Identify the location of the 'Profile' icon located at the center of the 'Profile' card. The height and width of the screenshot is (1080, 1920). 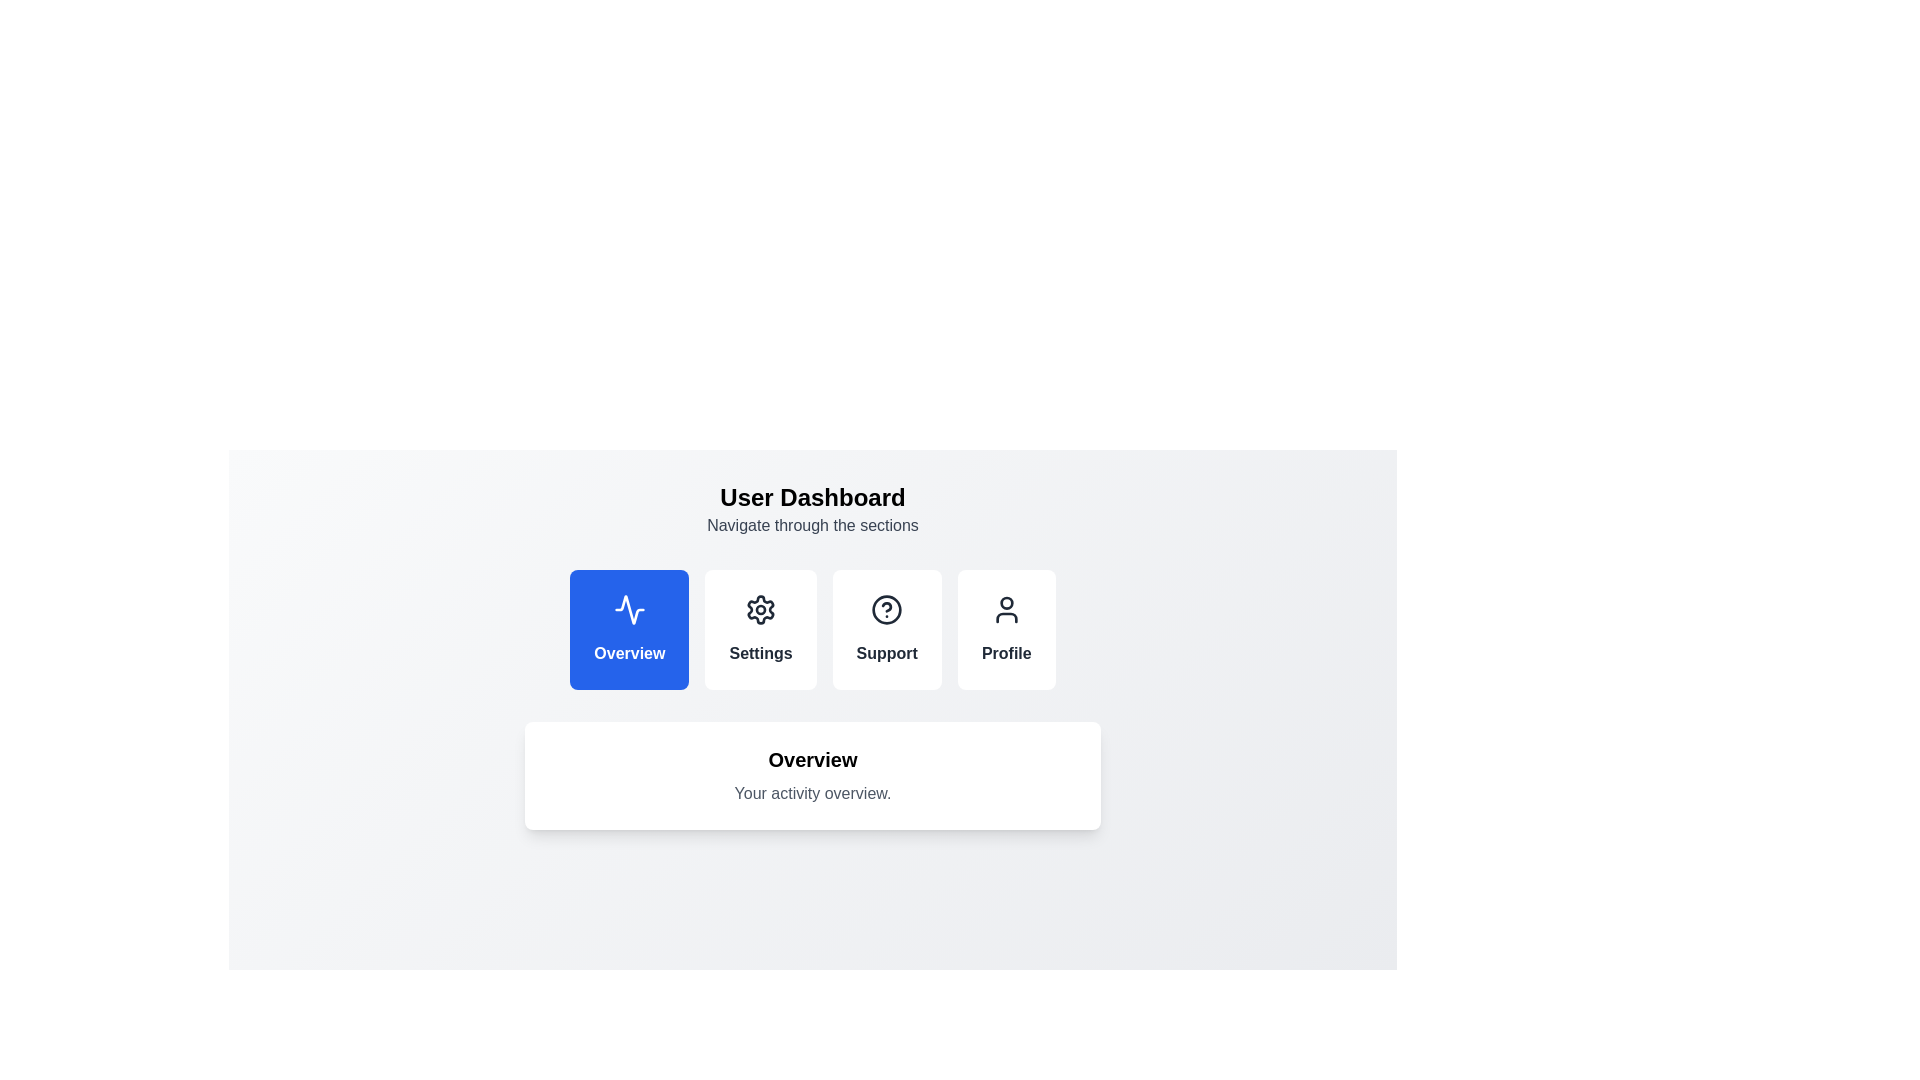
(1006, 608).